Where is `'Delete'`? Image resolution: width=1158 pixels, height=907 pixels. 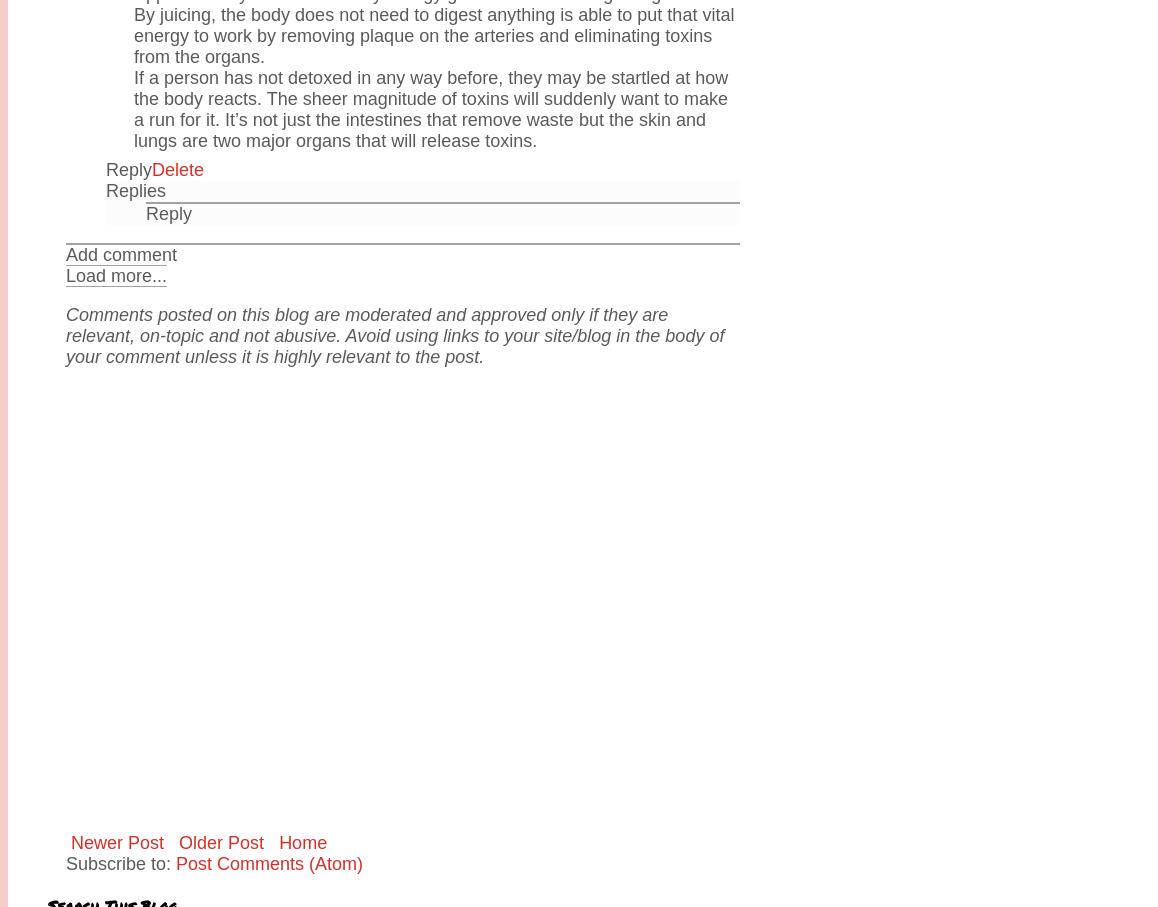 'Delete' is located at coordinates (177, 167).